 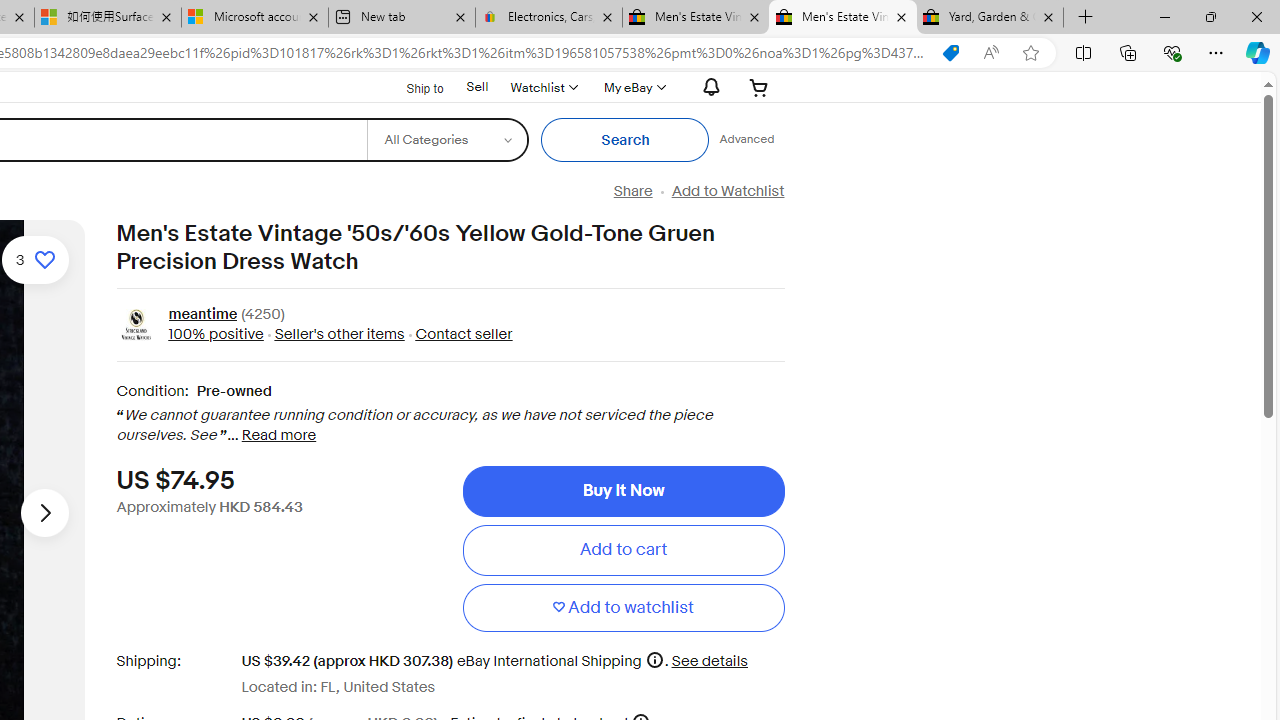 I want to click on 'Seller', so click(x=339, y=333).